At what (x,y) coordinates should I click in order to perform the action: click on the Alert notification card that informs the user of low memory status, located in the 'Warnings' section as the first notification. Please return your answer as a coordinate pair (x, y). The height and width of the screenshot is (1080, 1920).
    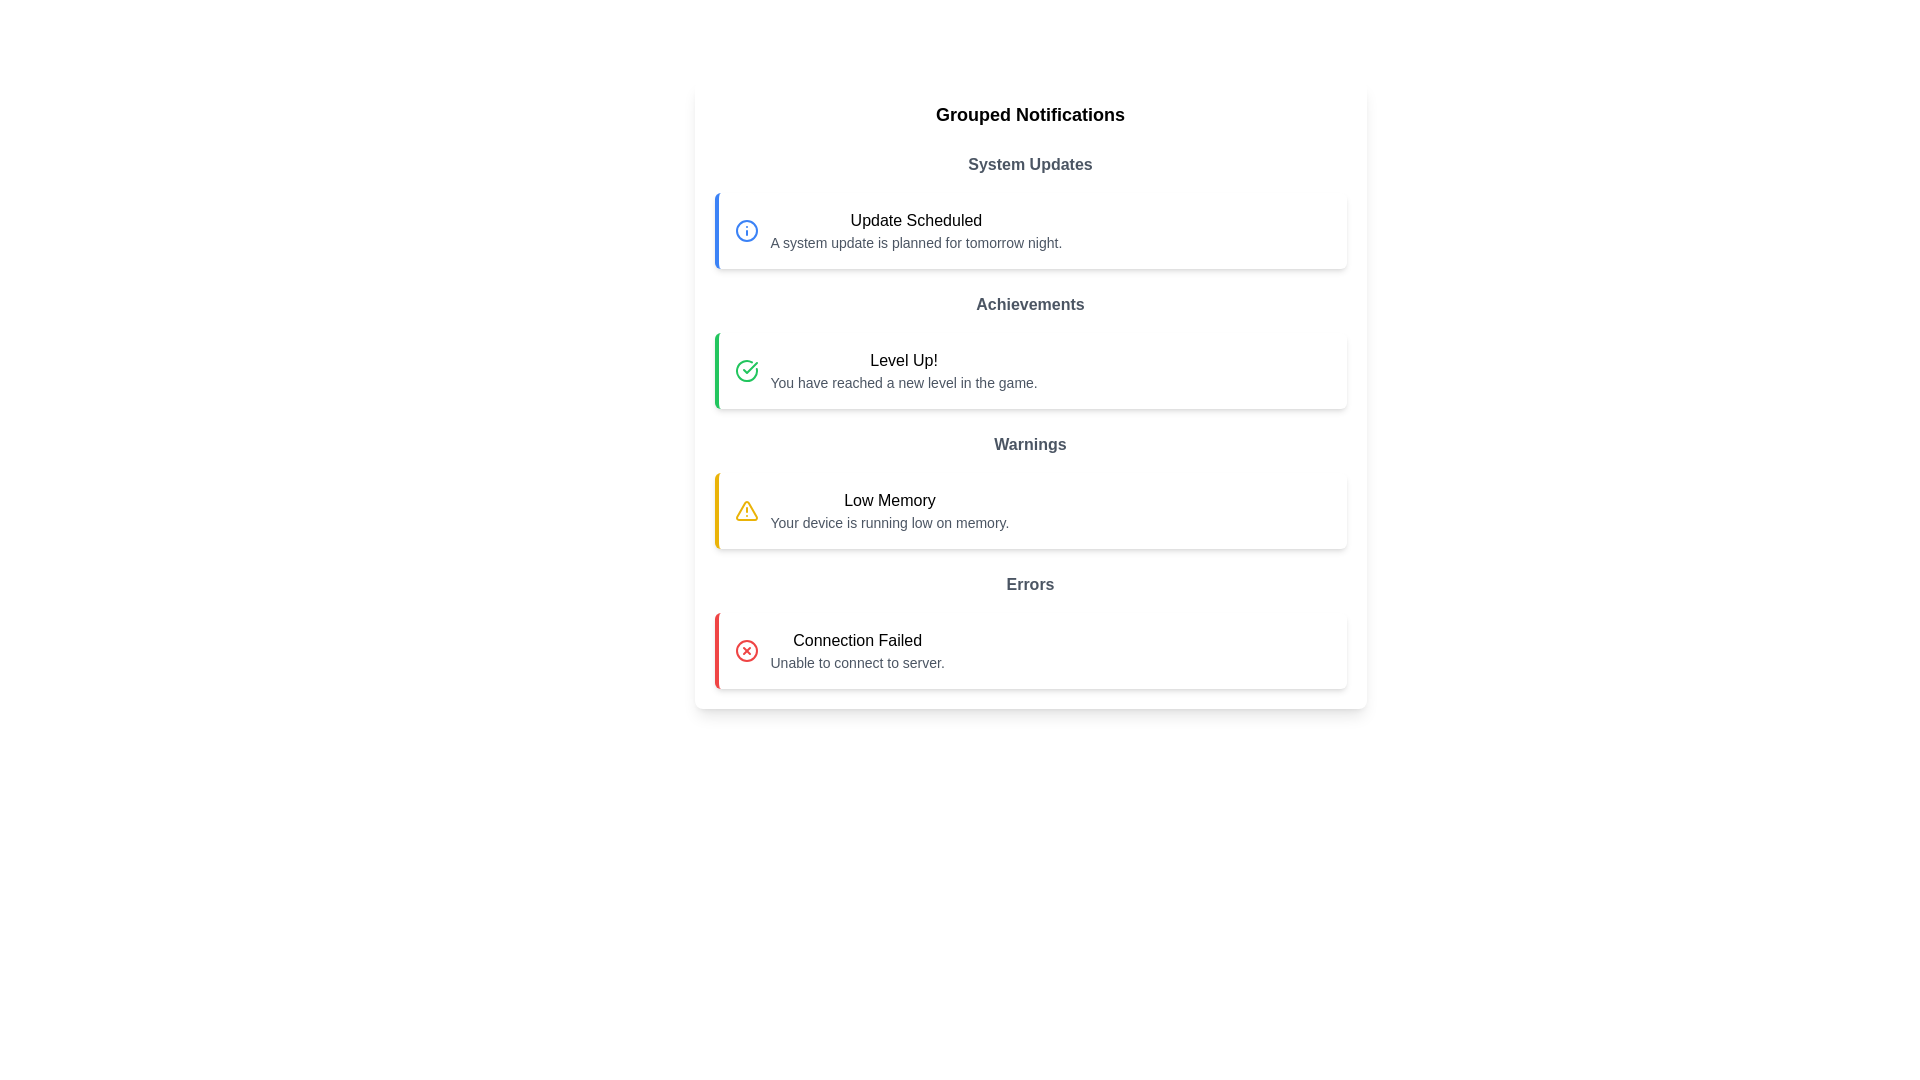
    Looking at the image, I should click on (1030, 509).